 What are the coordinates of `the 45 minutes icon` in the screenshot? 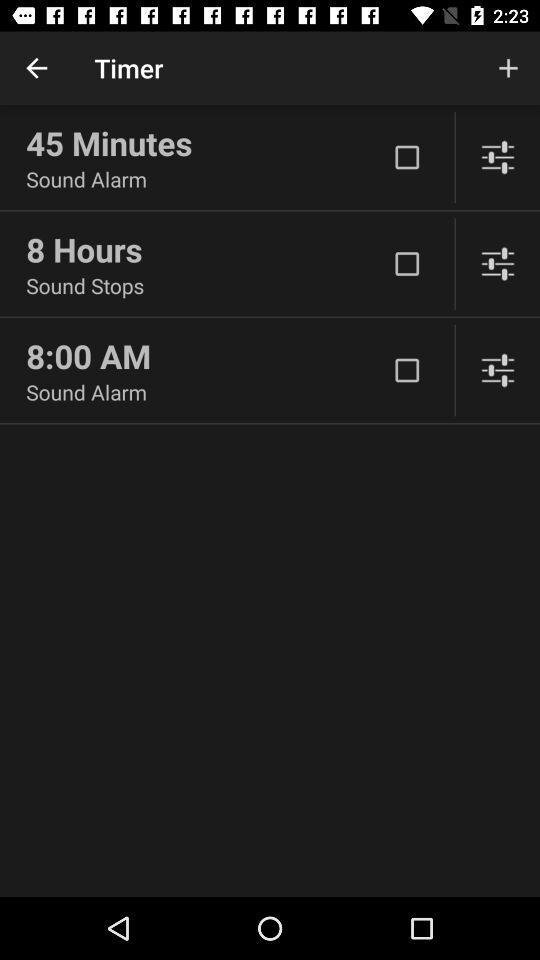 It's located at (205, 142).